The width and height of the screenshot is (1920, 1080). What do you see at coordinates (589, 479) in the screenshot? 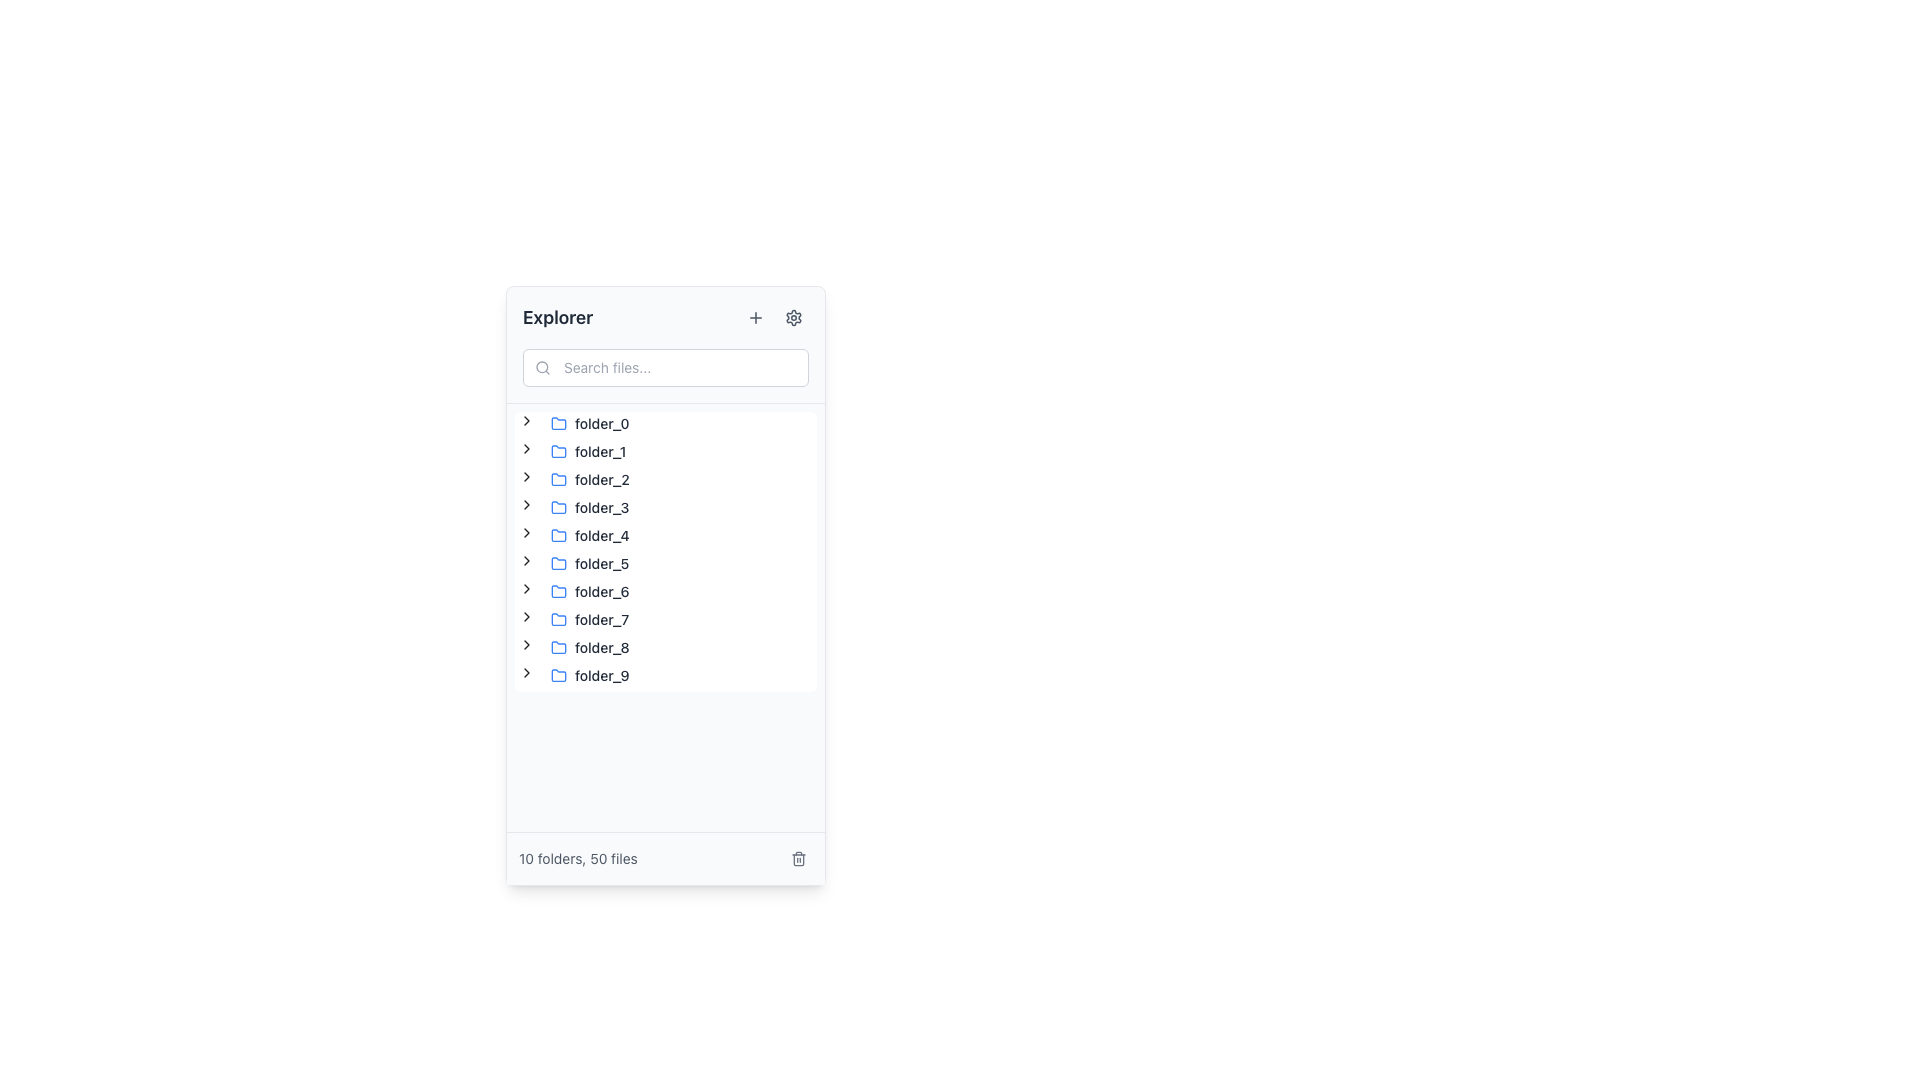
I see `the Tree item labeled 'folder_2', which is a blue folder icon followed by the dark text 'folder_2', located in the left-side menu of the application` at bounding box center [589, 479].